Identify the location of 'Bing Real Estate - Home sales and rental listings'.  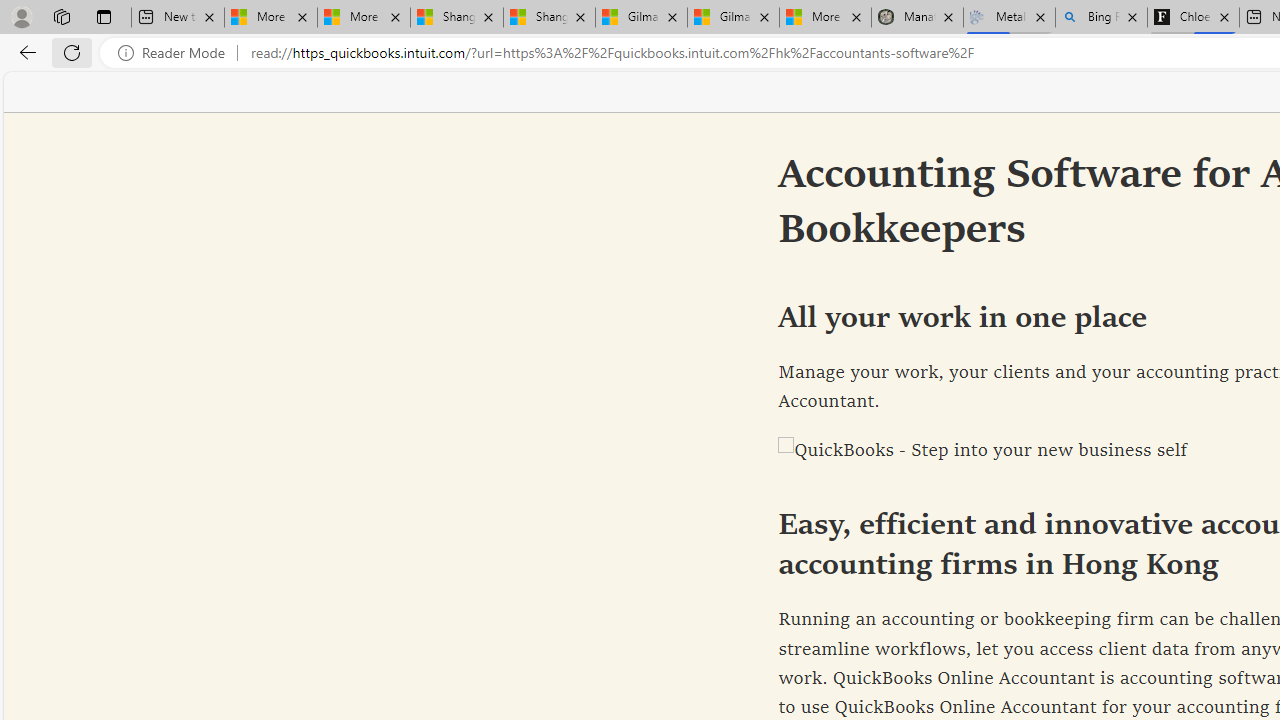
(1100, 17).